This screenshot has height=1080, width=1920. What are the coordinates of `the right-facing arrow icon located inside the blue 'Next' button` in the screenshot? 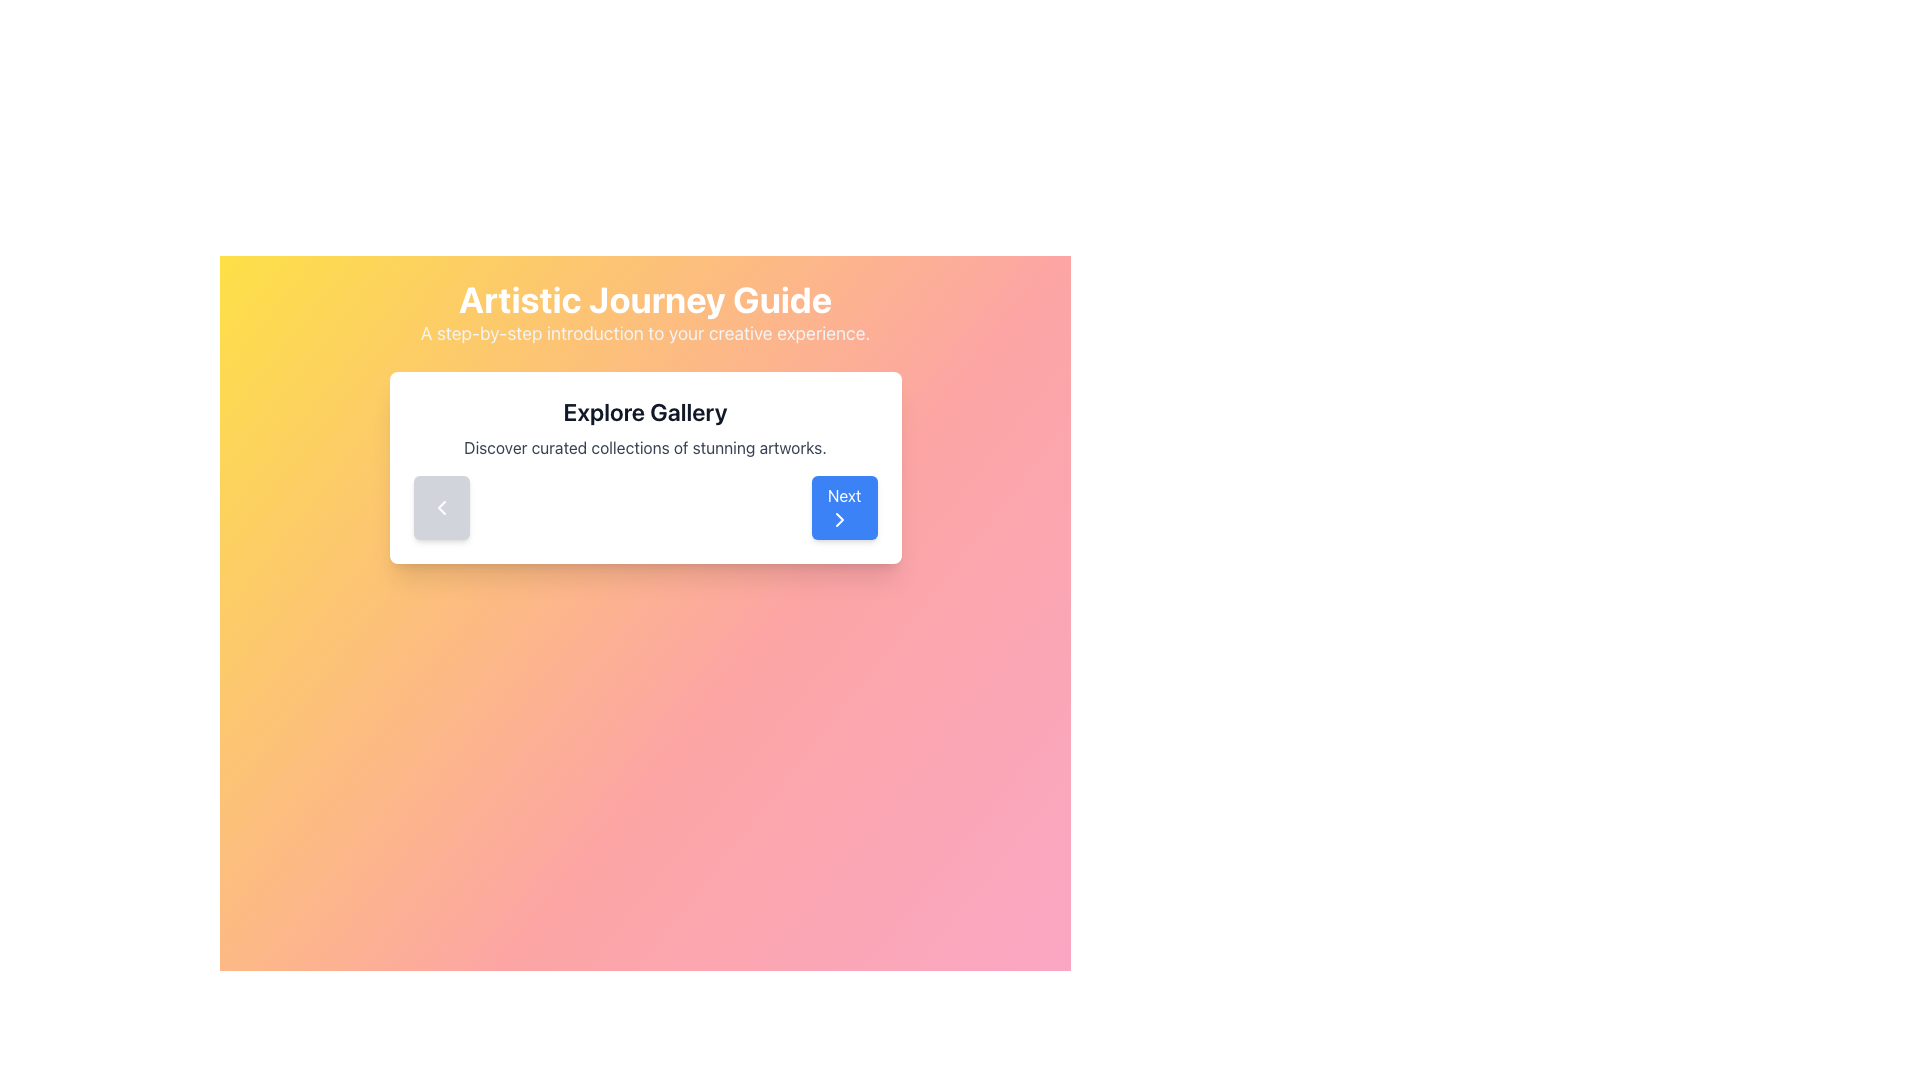 It's located at (839, 519).